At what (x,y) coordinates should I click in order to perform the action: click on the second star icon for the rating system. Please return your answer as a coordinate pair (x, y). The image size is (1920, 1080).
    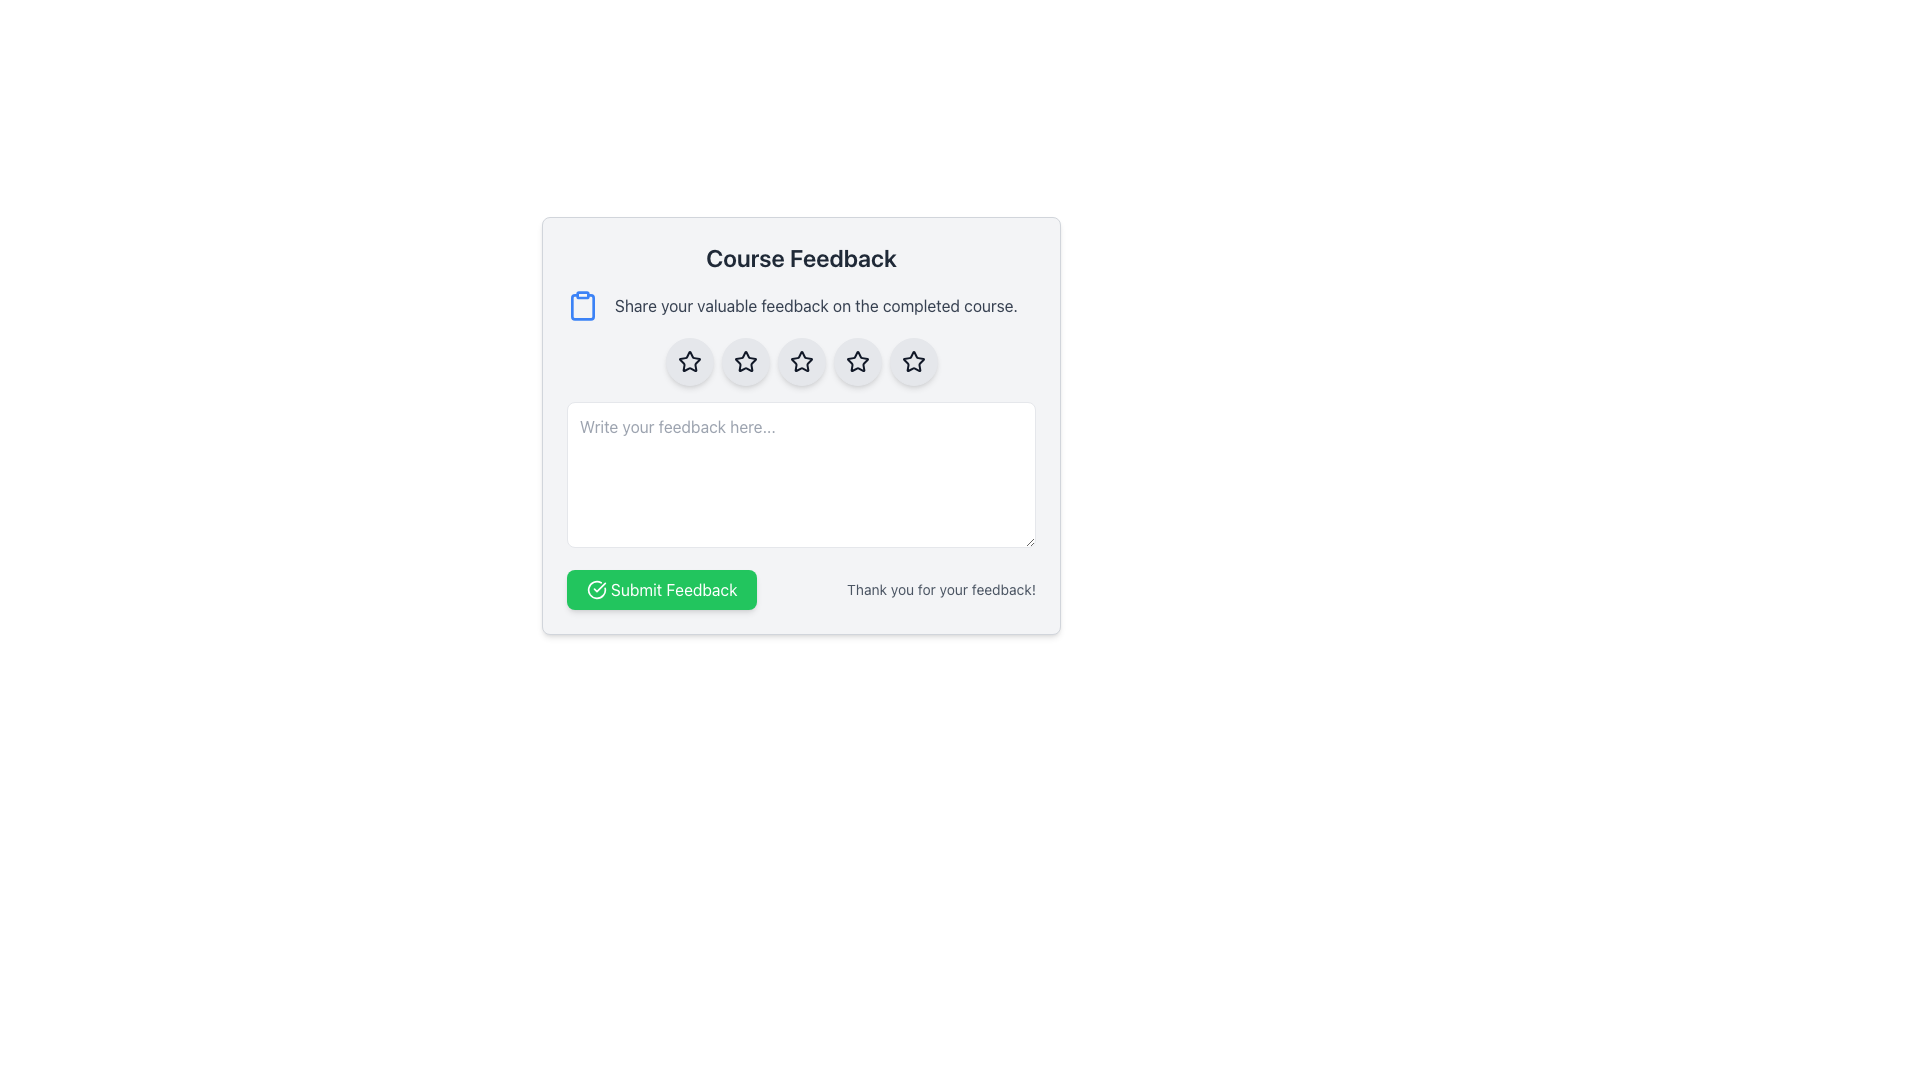
    Looking at the image, I should click on (801, 362).